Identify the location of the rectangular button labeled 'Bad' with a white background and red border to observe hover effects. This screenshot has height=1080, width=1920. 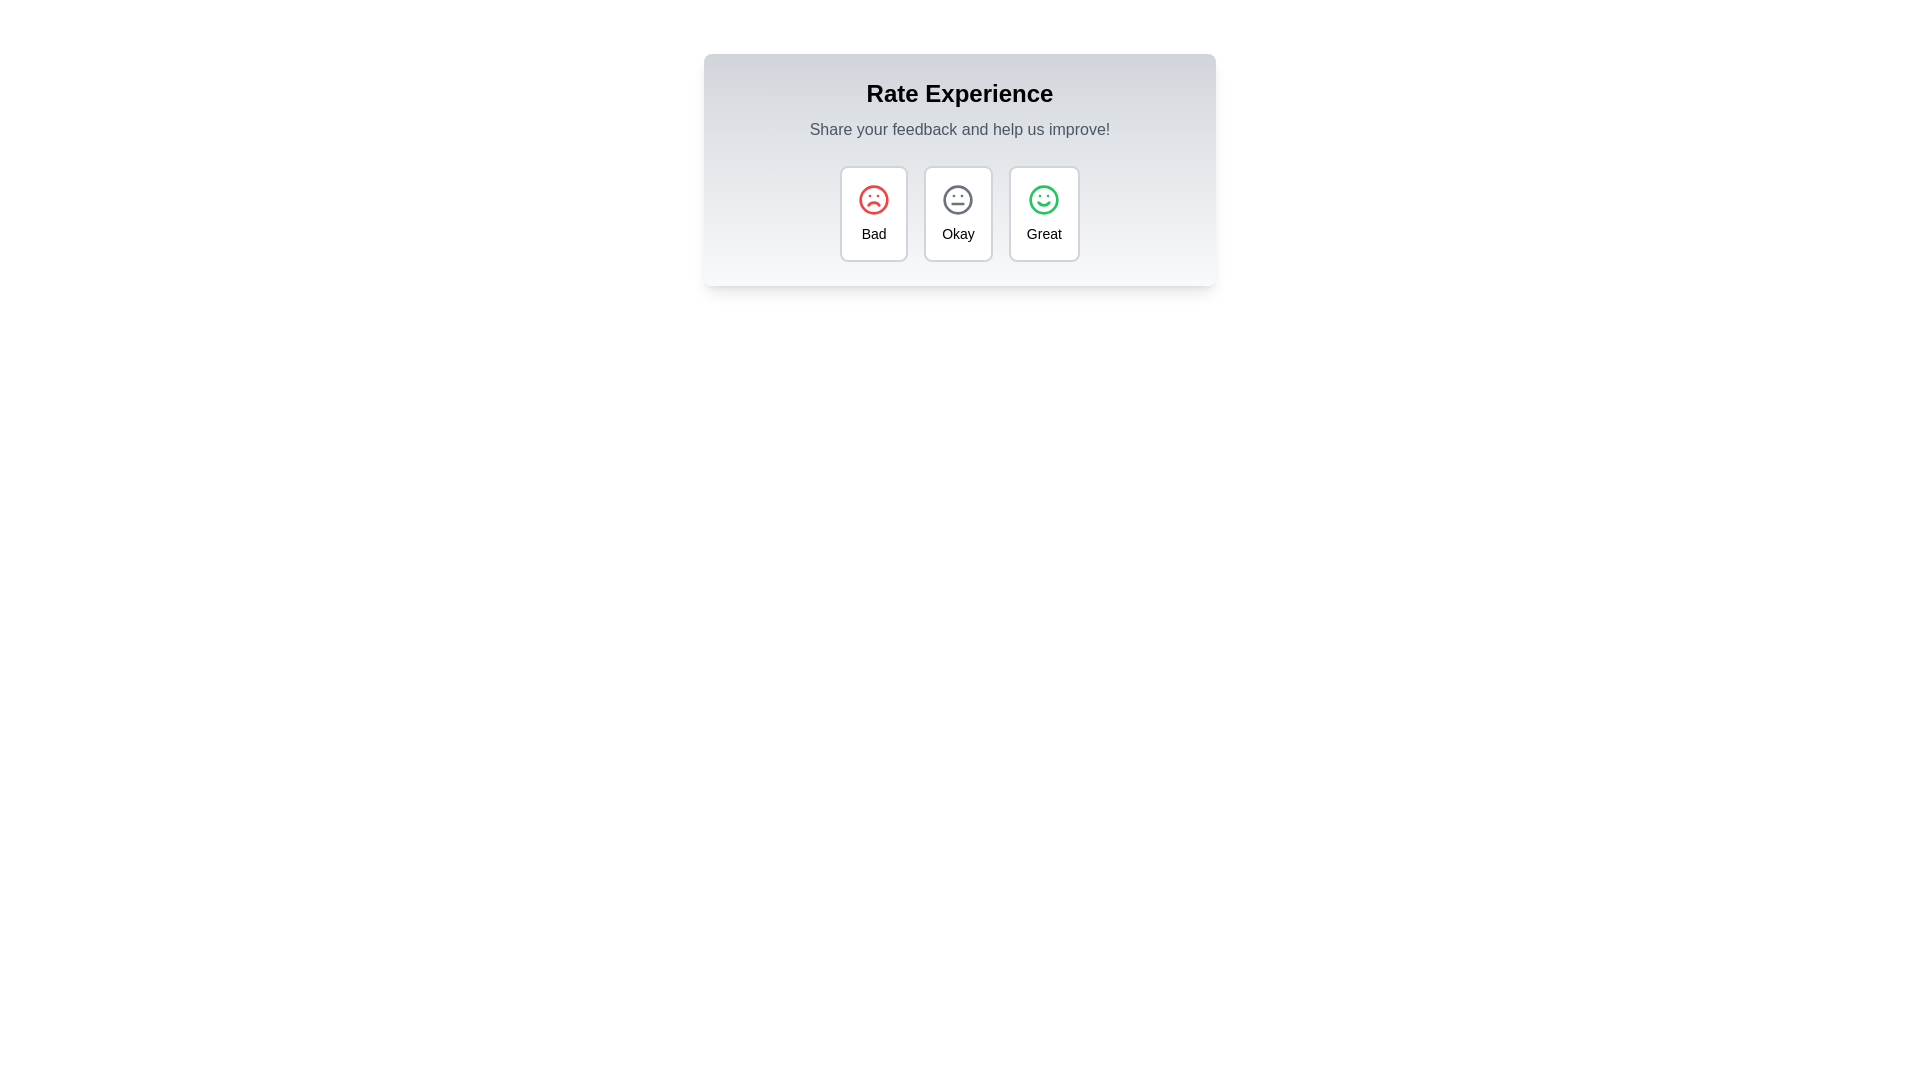
(874, 213).